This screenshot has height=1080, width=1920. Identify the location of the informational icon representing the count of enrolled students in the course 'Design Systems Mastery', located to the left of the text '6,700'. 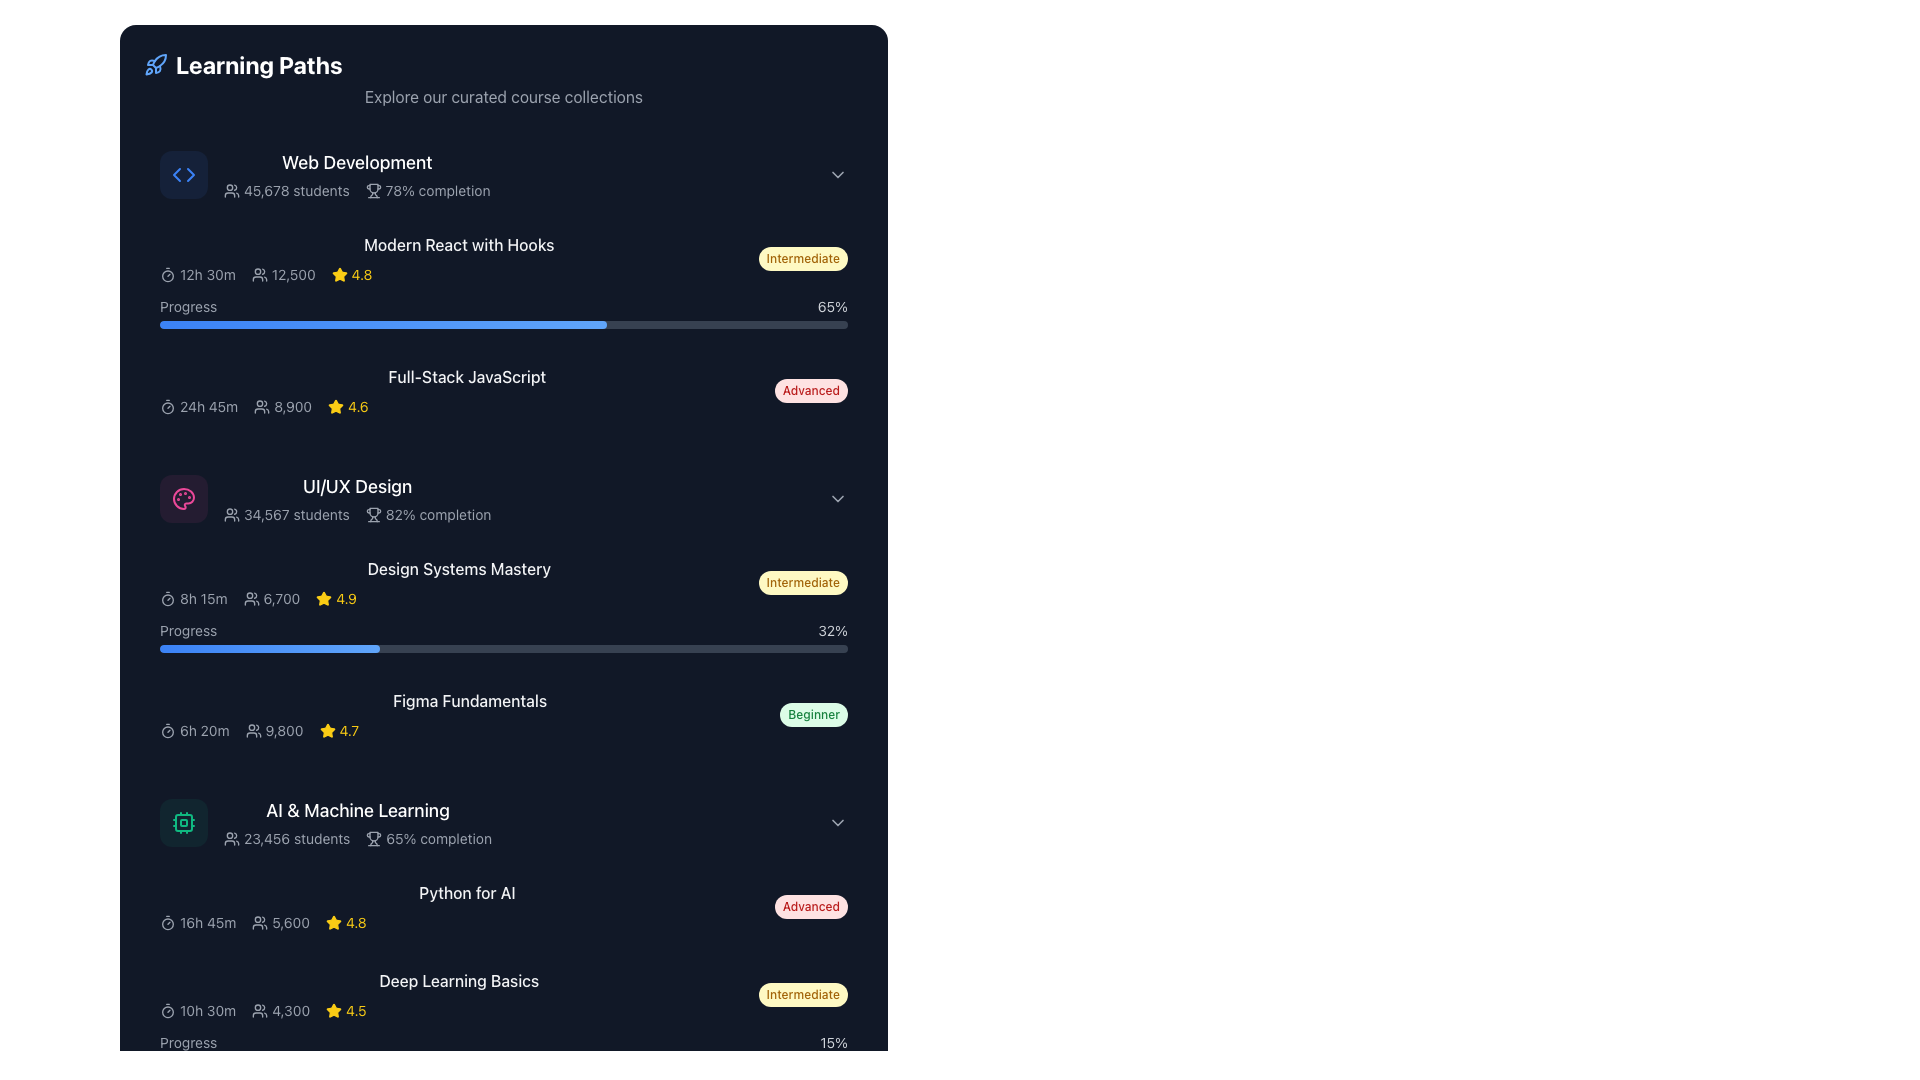
(250, 597).